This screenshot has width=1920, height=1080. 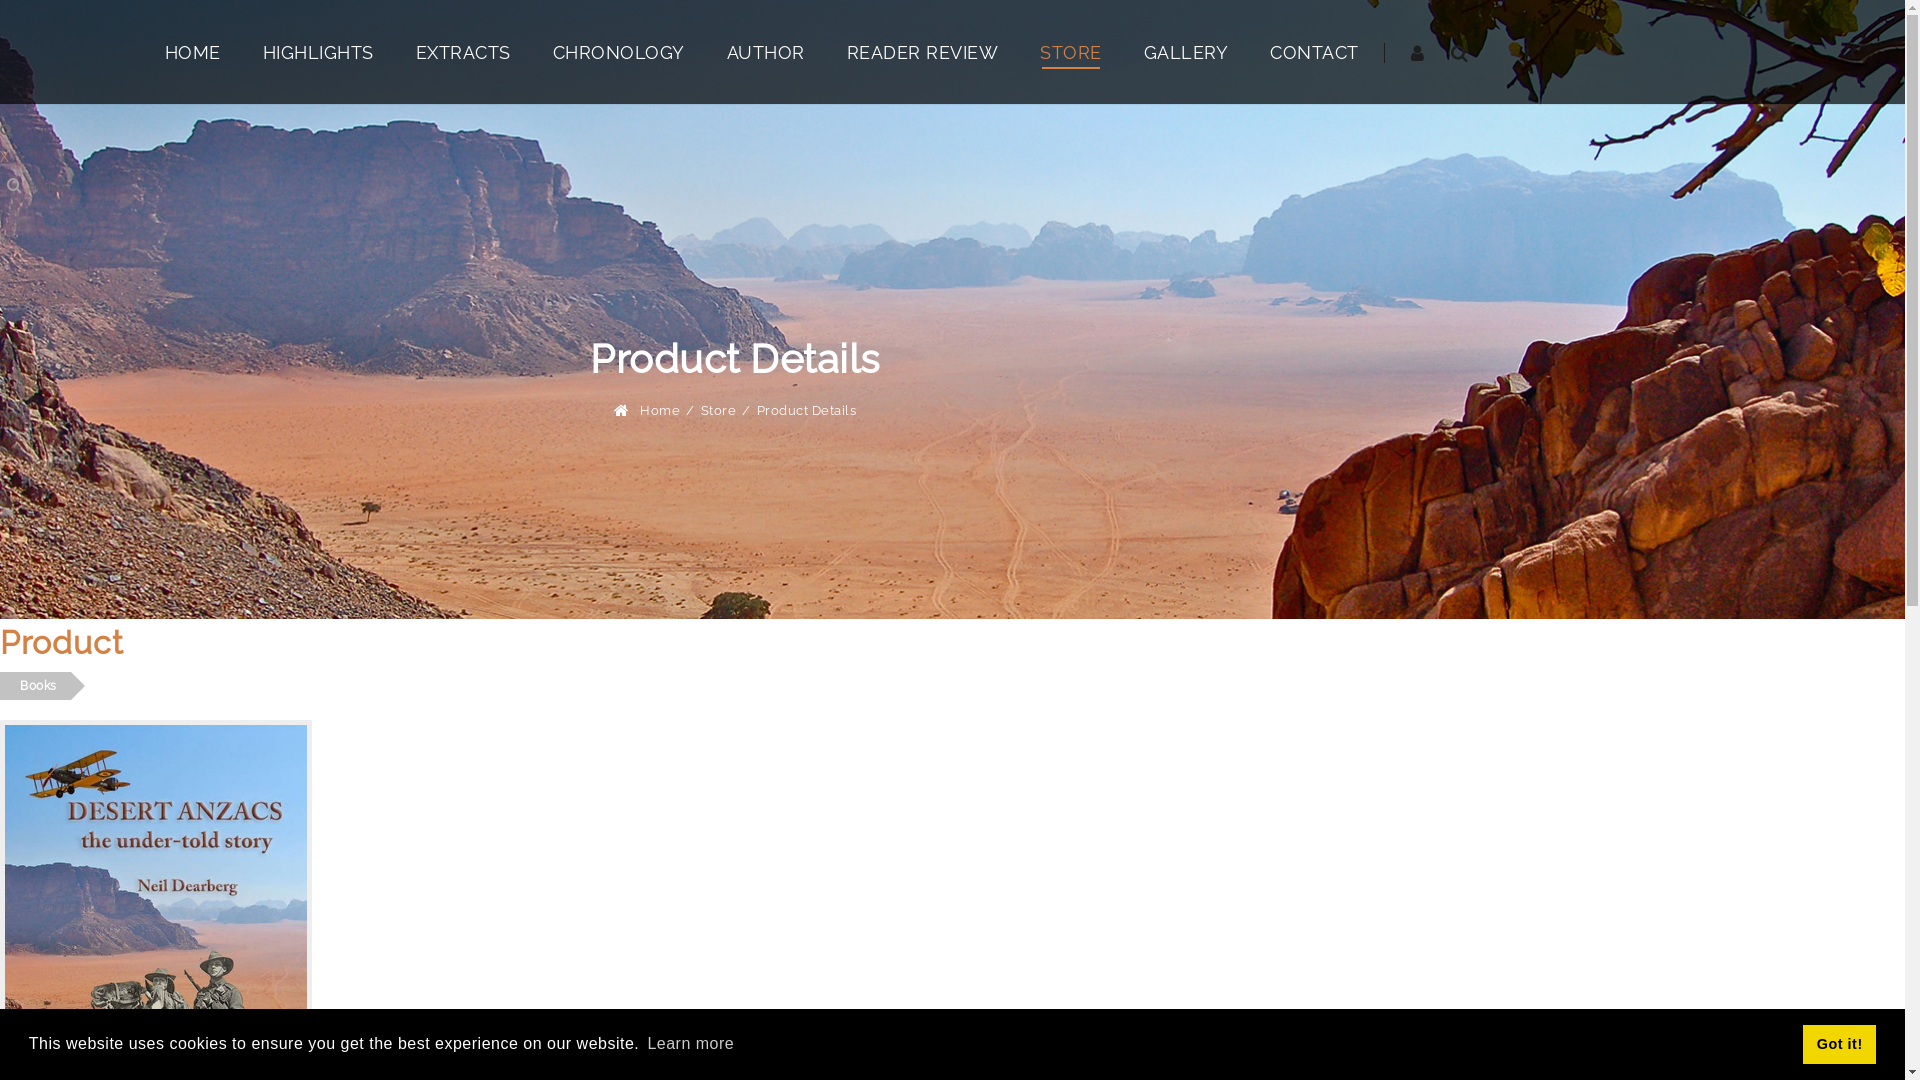 I want to click on 'CONTACT', so click(x=1314, y=50).